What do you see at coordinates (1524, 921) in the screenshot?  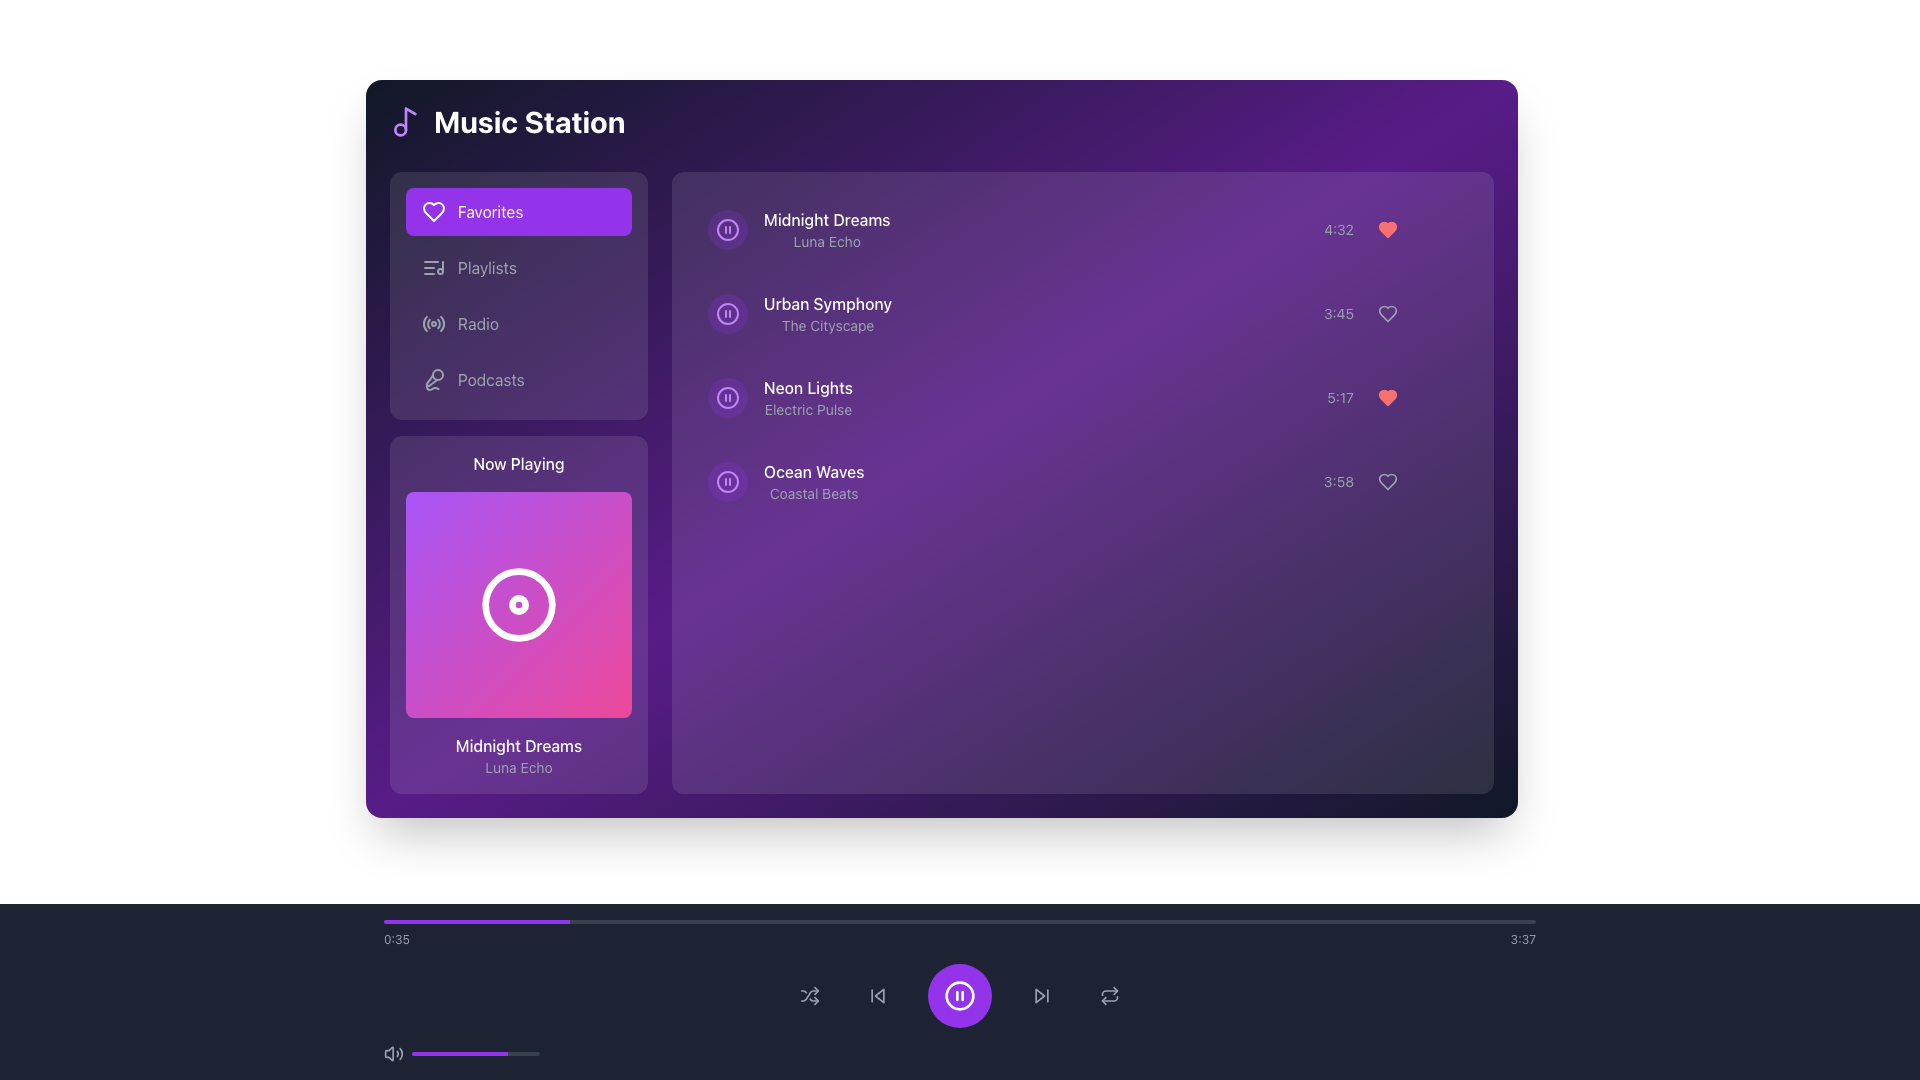 I see `playback position` at bounding box center [1524, 921].